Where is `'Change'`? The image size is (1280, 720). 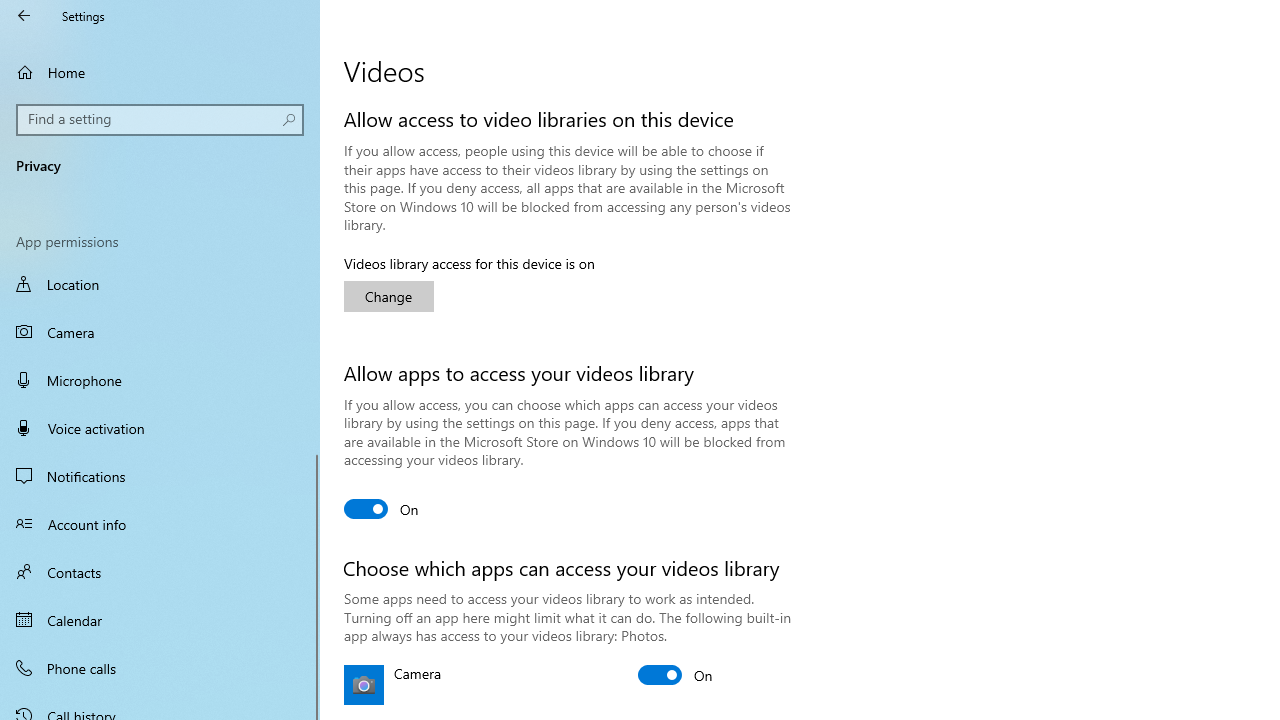
'Change' is located at coordinates (389, 296).